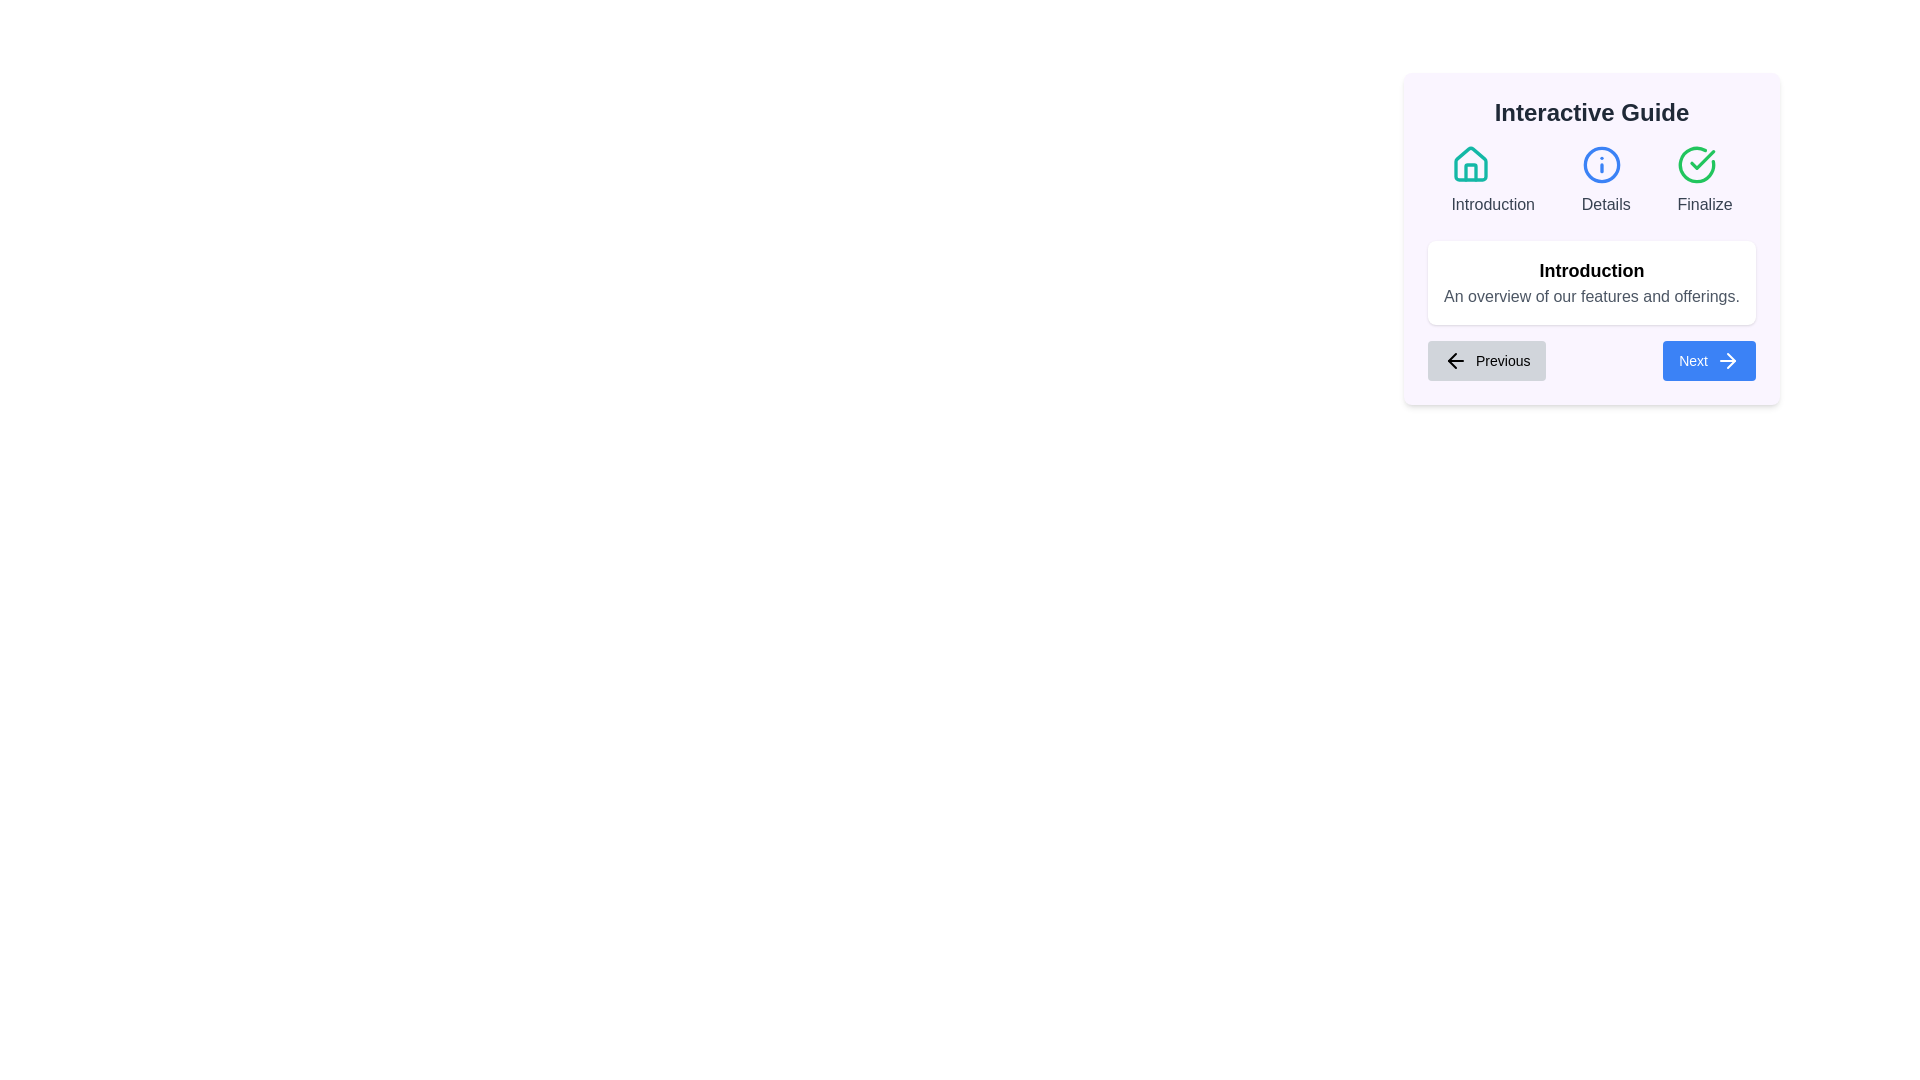  Describe the element at coordinates (1707, 361) in the screenshot. I see `the Next button to navigate between steps` at that location.